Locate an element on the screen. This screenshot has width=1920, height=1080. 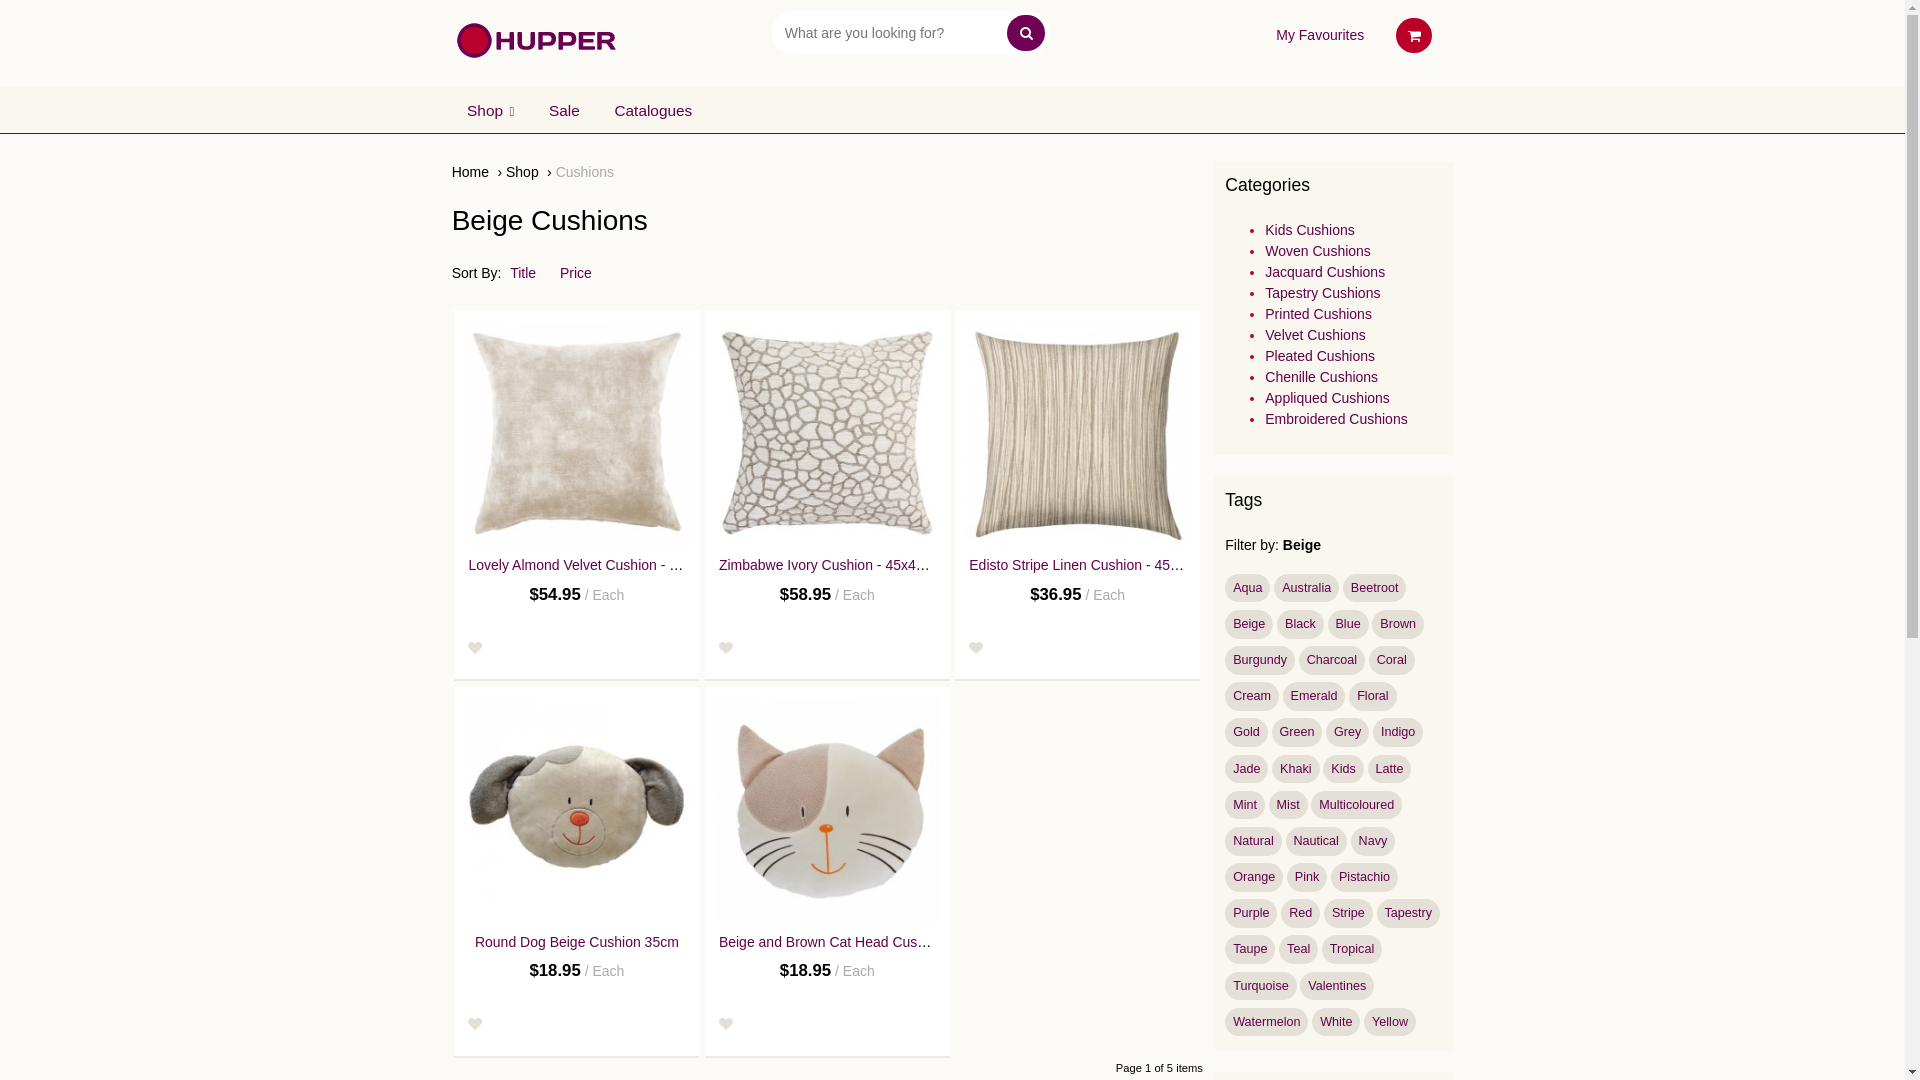
'Pleated Cushions' is located at coordinates (1320, 354).